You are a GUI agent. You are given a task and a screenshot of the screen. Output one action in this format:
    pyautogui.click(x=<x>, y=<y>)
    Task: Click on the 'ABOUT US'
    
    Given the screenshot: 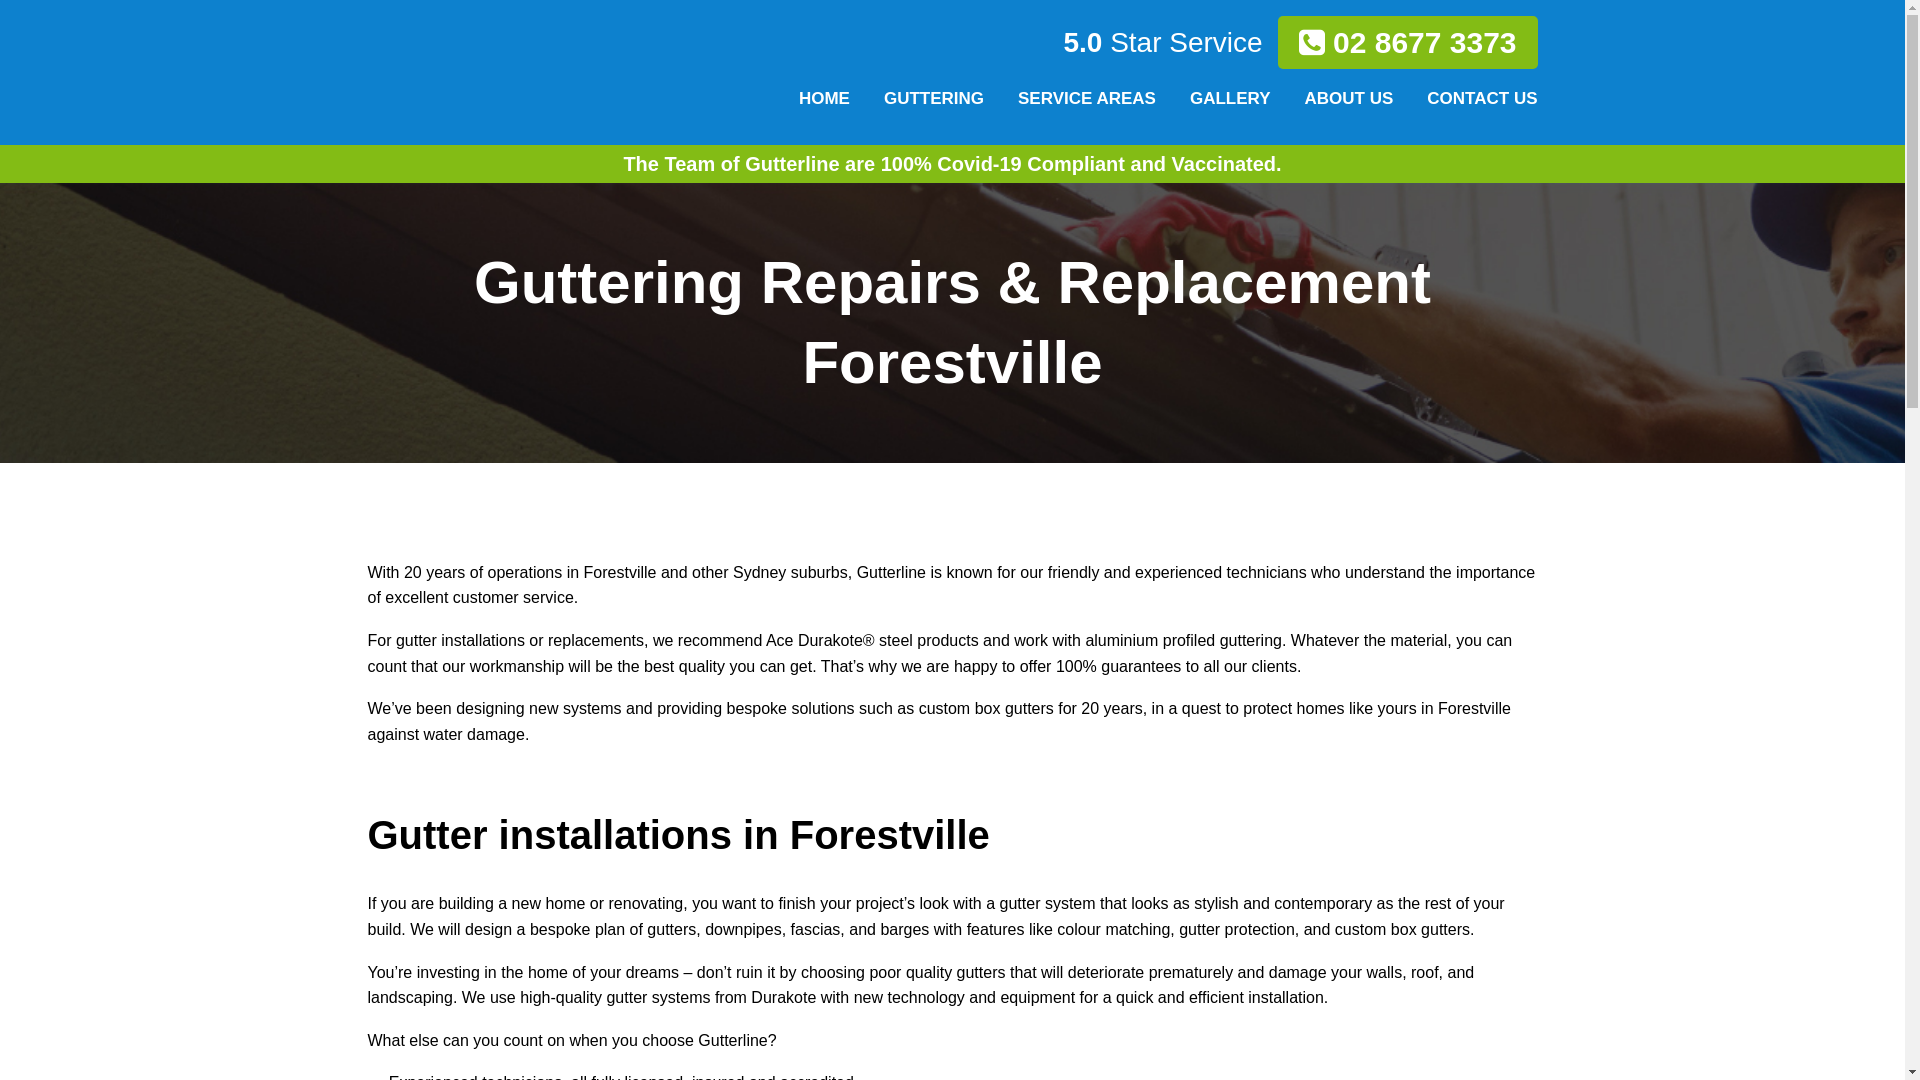 What is the action you would take?
    pyautogui.click(x=1349, y=98)
    